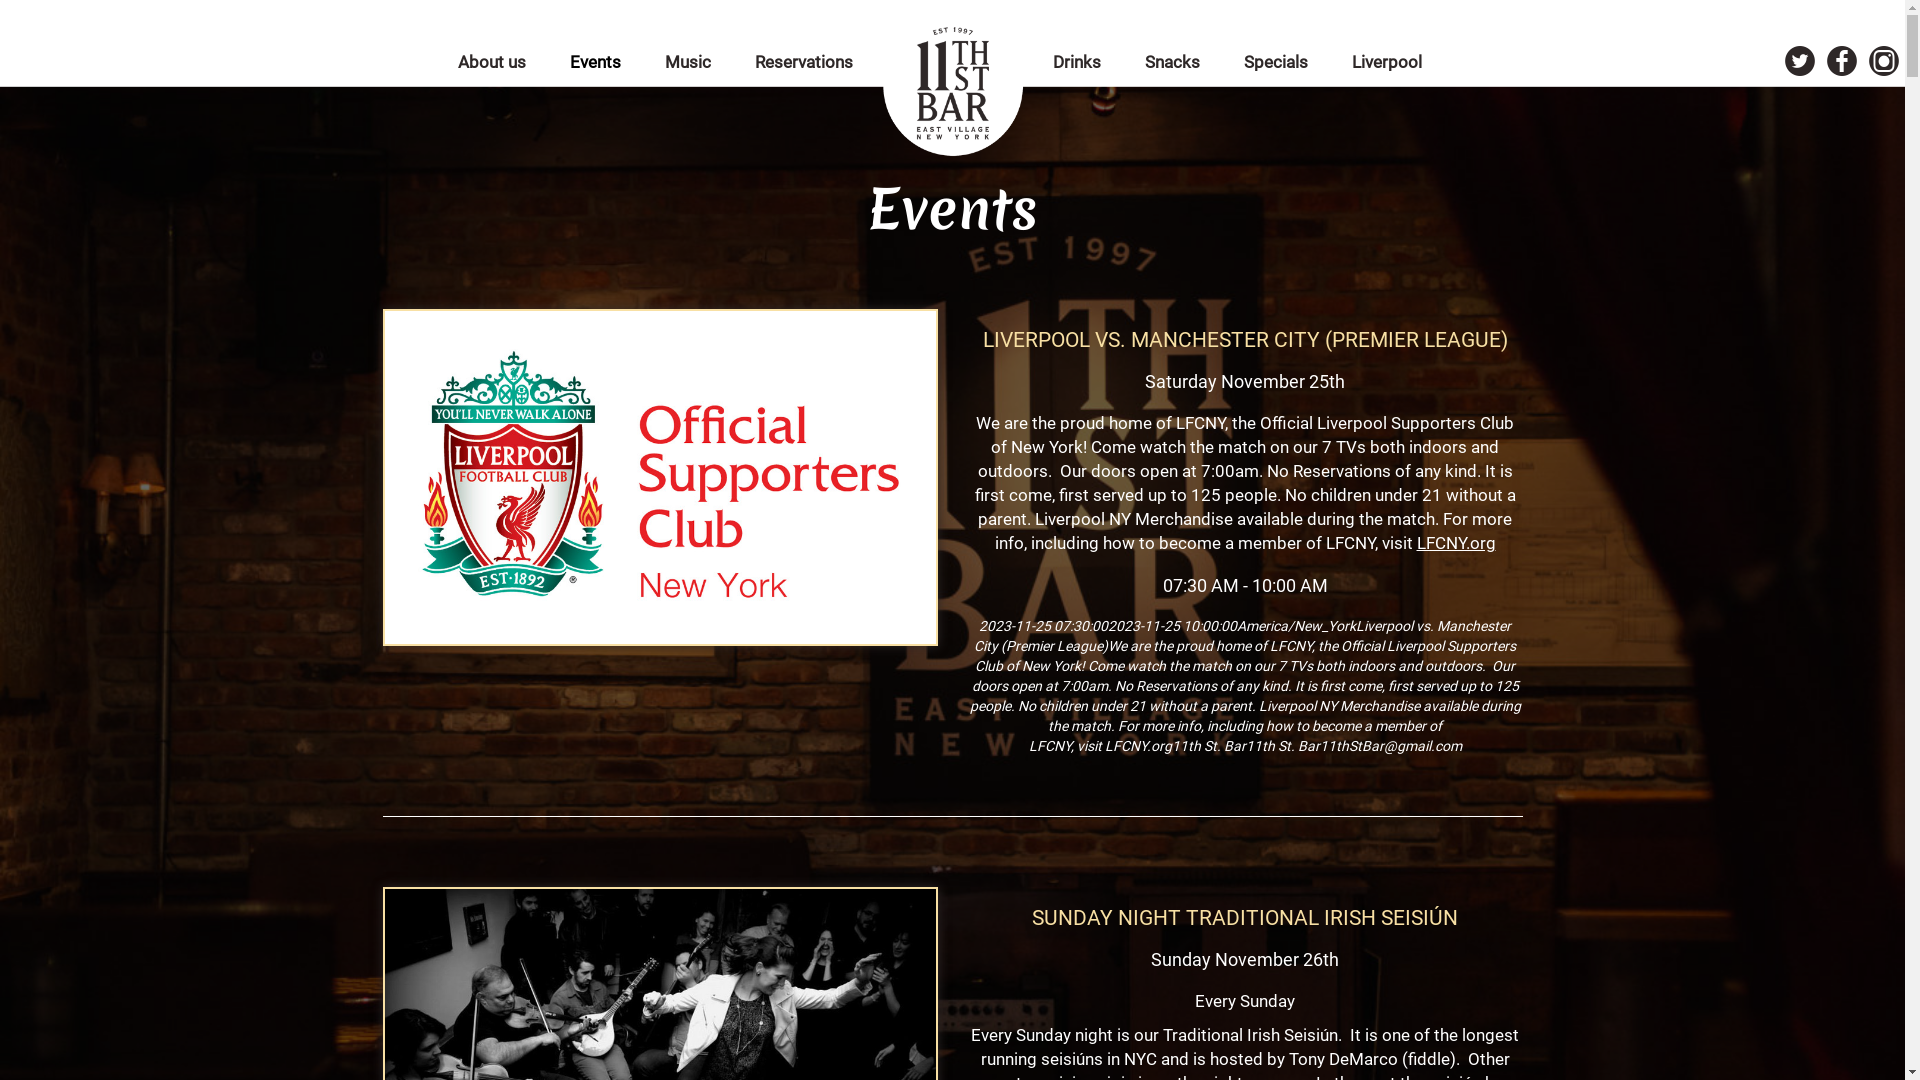  What do you see at coordinates (596, 60) in the screenshot?
I see `'Events'` at bounding box center [596, 60].